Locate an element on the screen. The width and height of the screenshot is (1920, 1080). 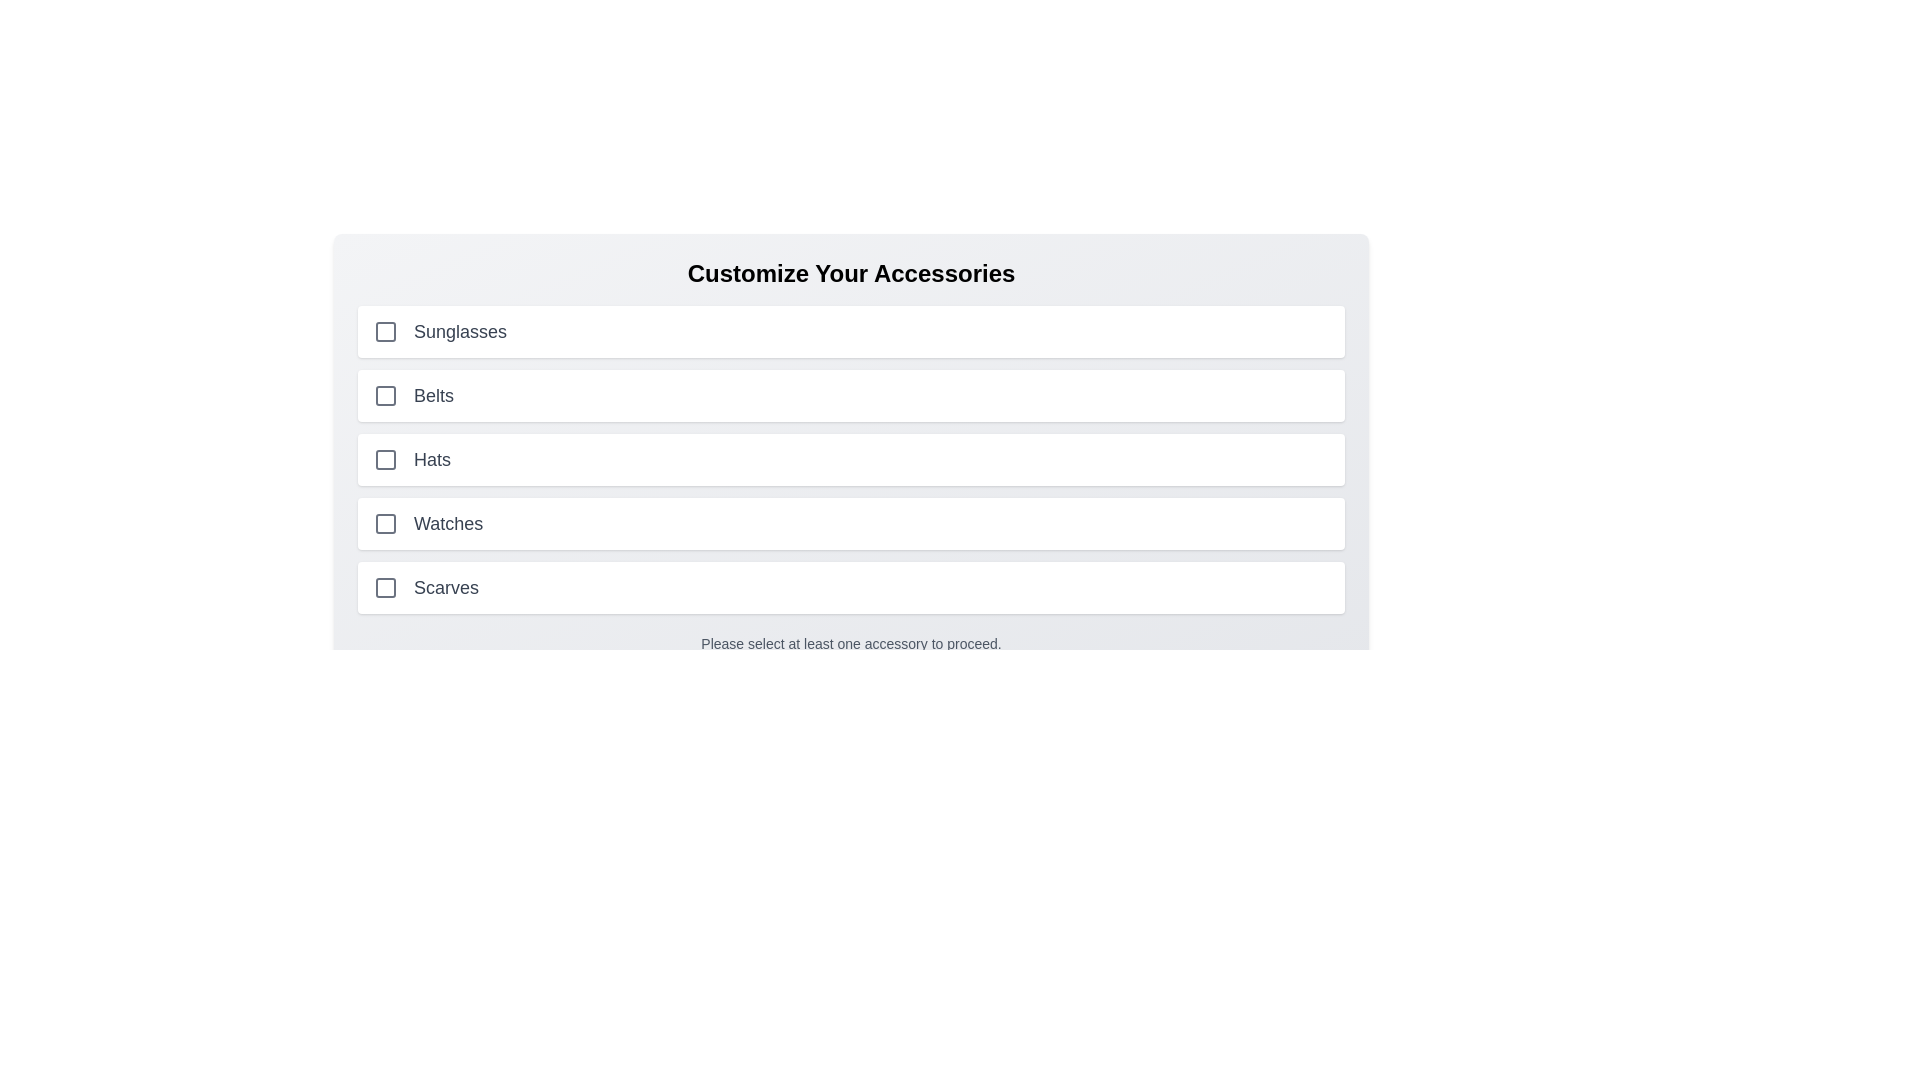
the selection icon is located at coordinates (385, 523).